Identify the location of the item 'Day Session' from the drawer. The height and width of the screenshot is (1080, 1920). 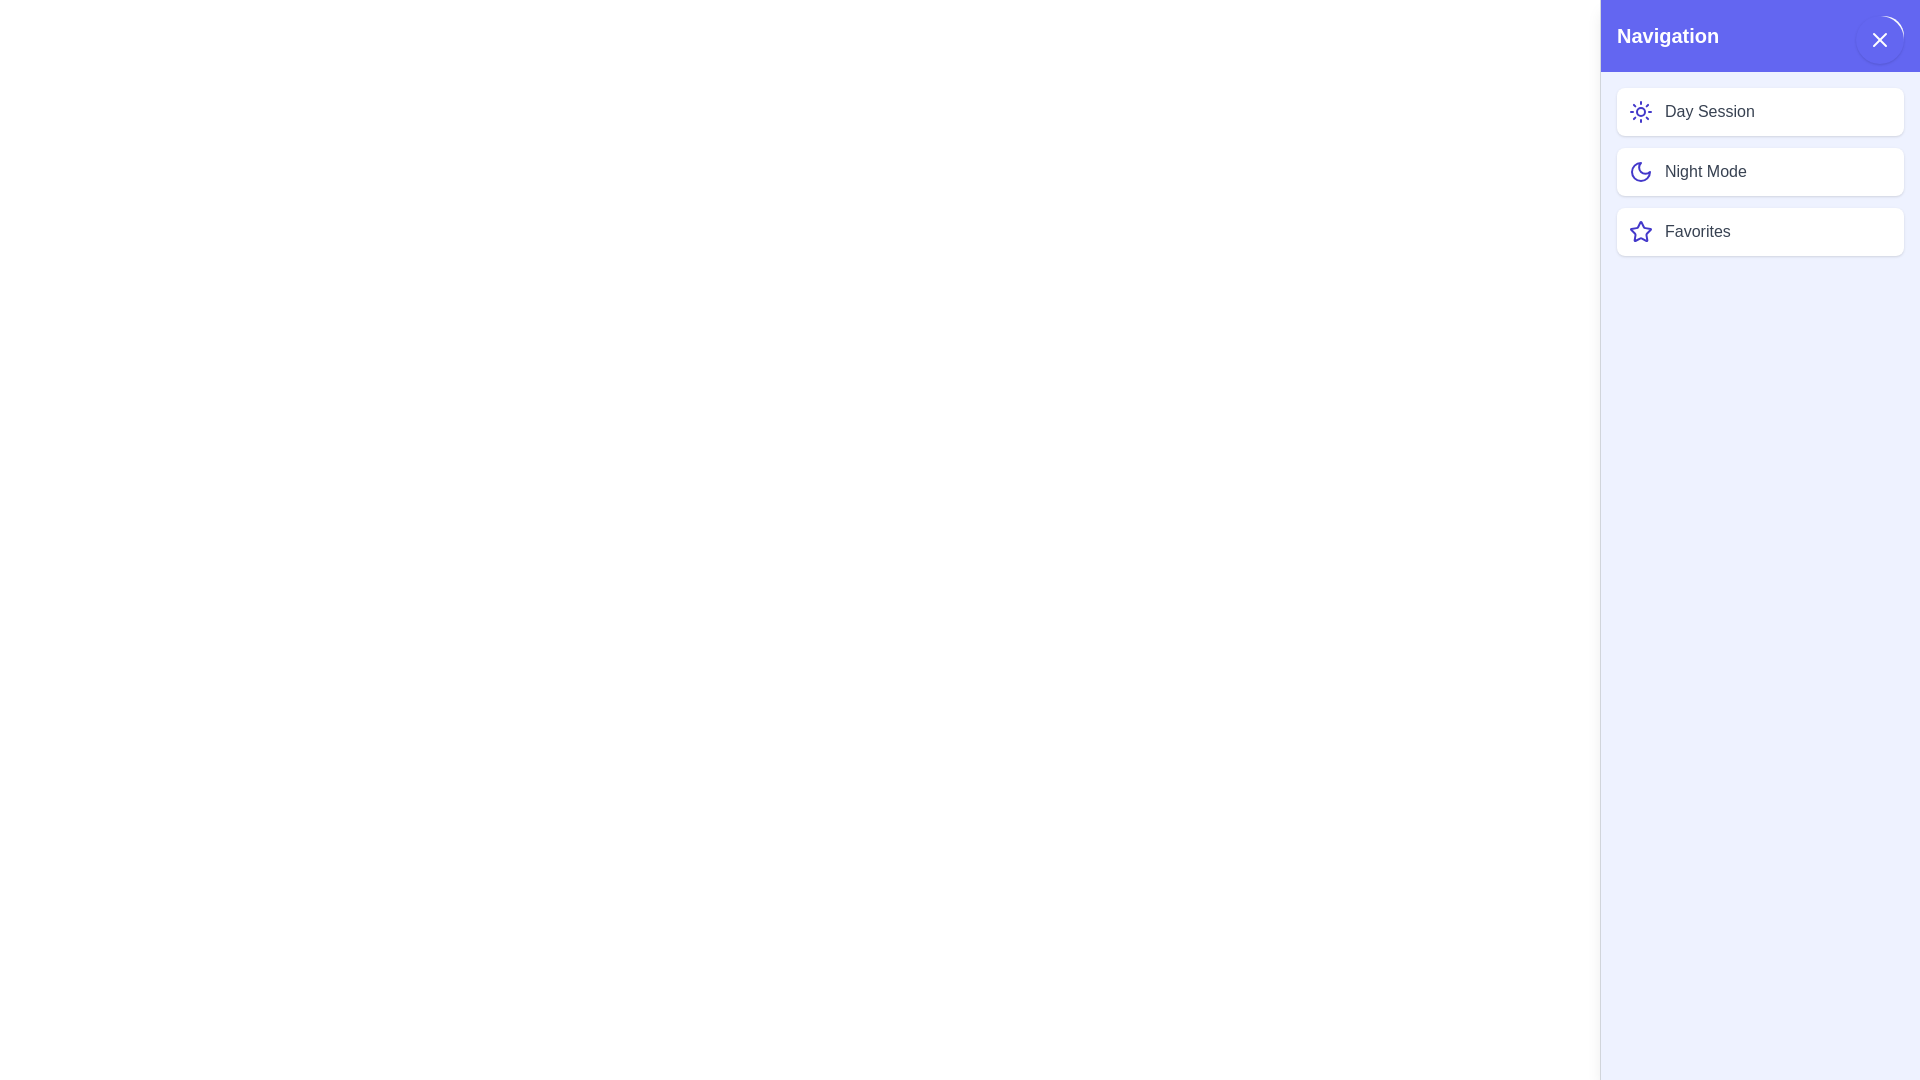
(1760, 111).